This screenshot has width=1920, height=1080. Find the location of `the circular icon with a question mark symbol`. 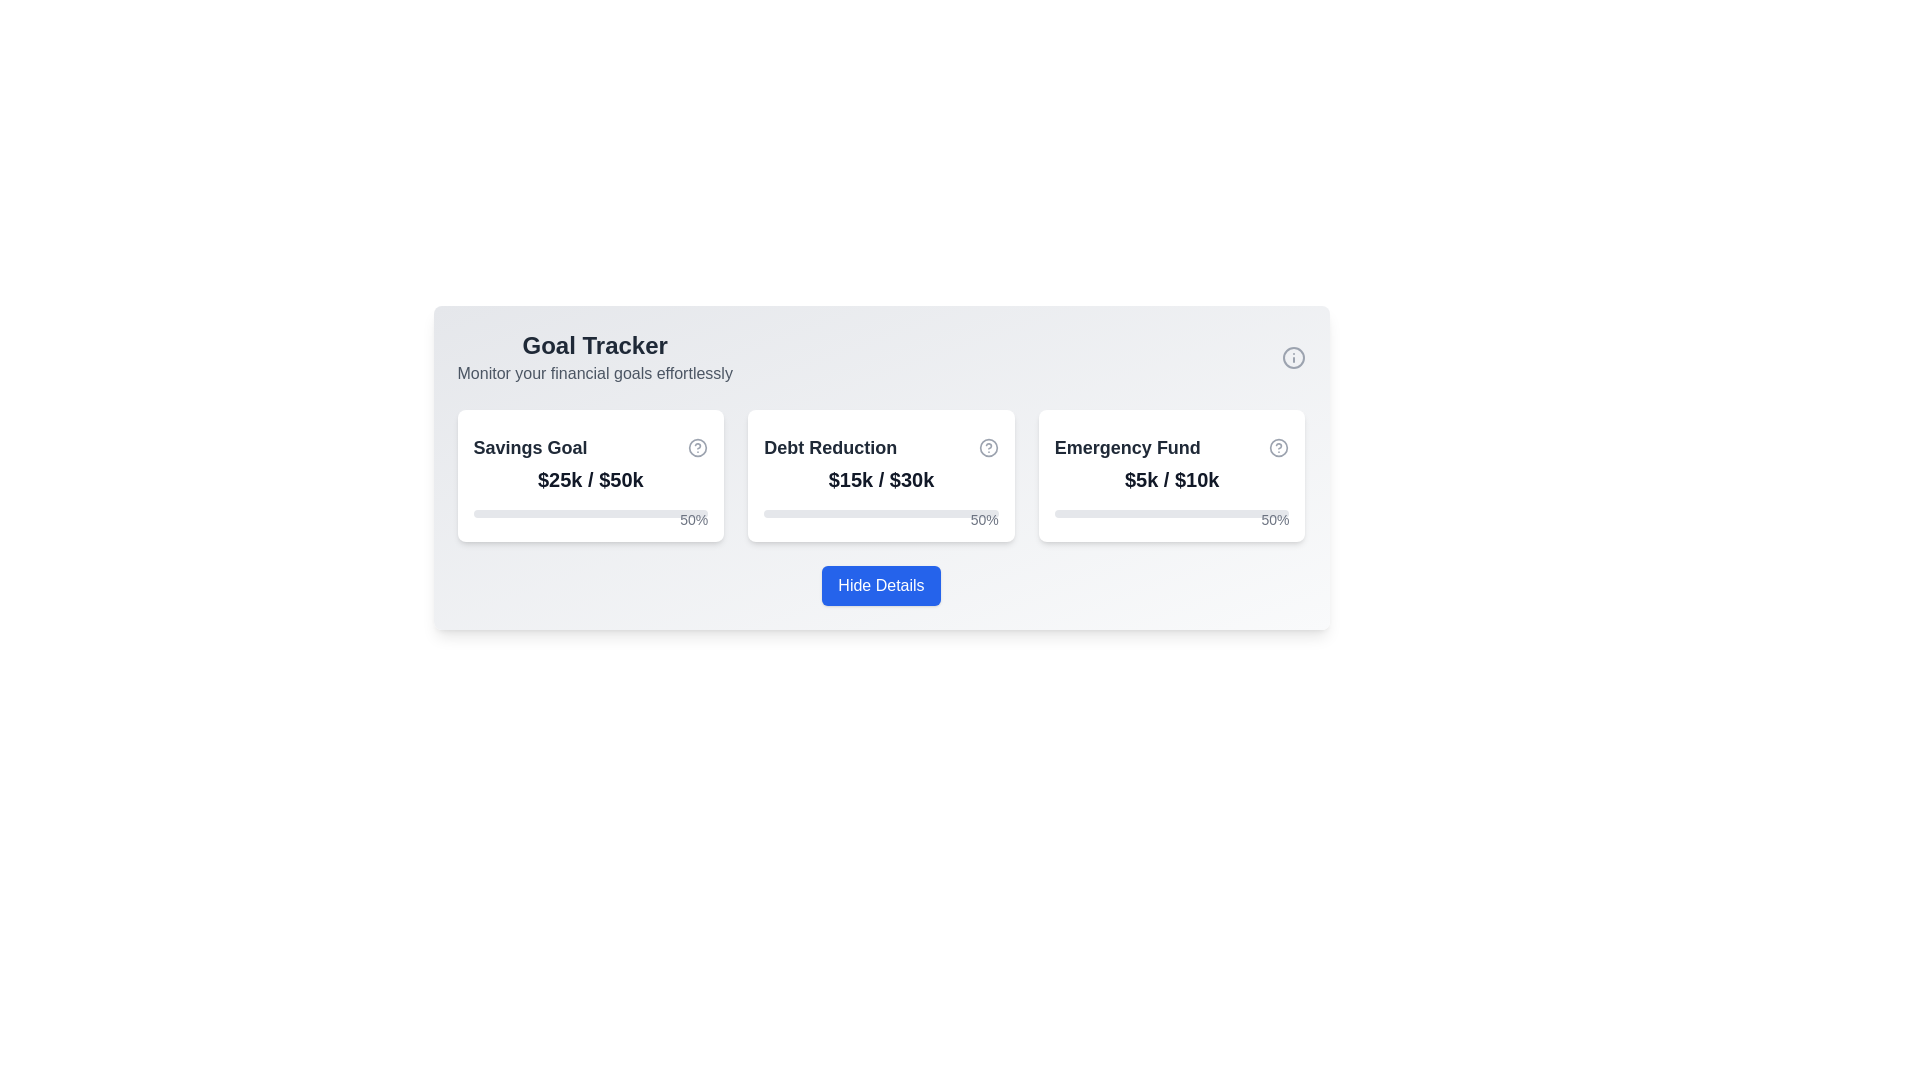

the circular icon with a question mark symbol is located at coordinates (698, 446).